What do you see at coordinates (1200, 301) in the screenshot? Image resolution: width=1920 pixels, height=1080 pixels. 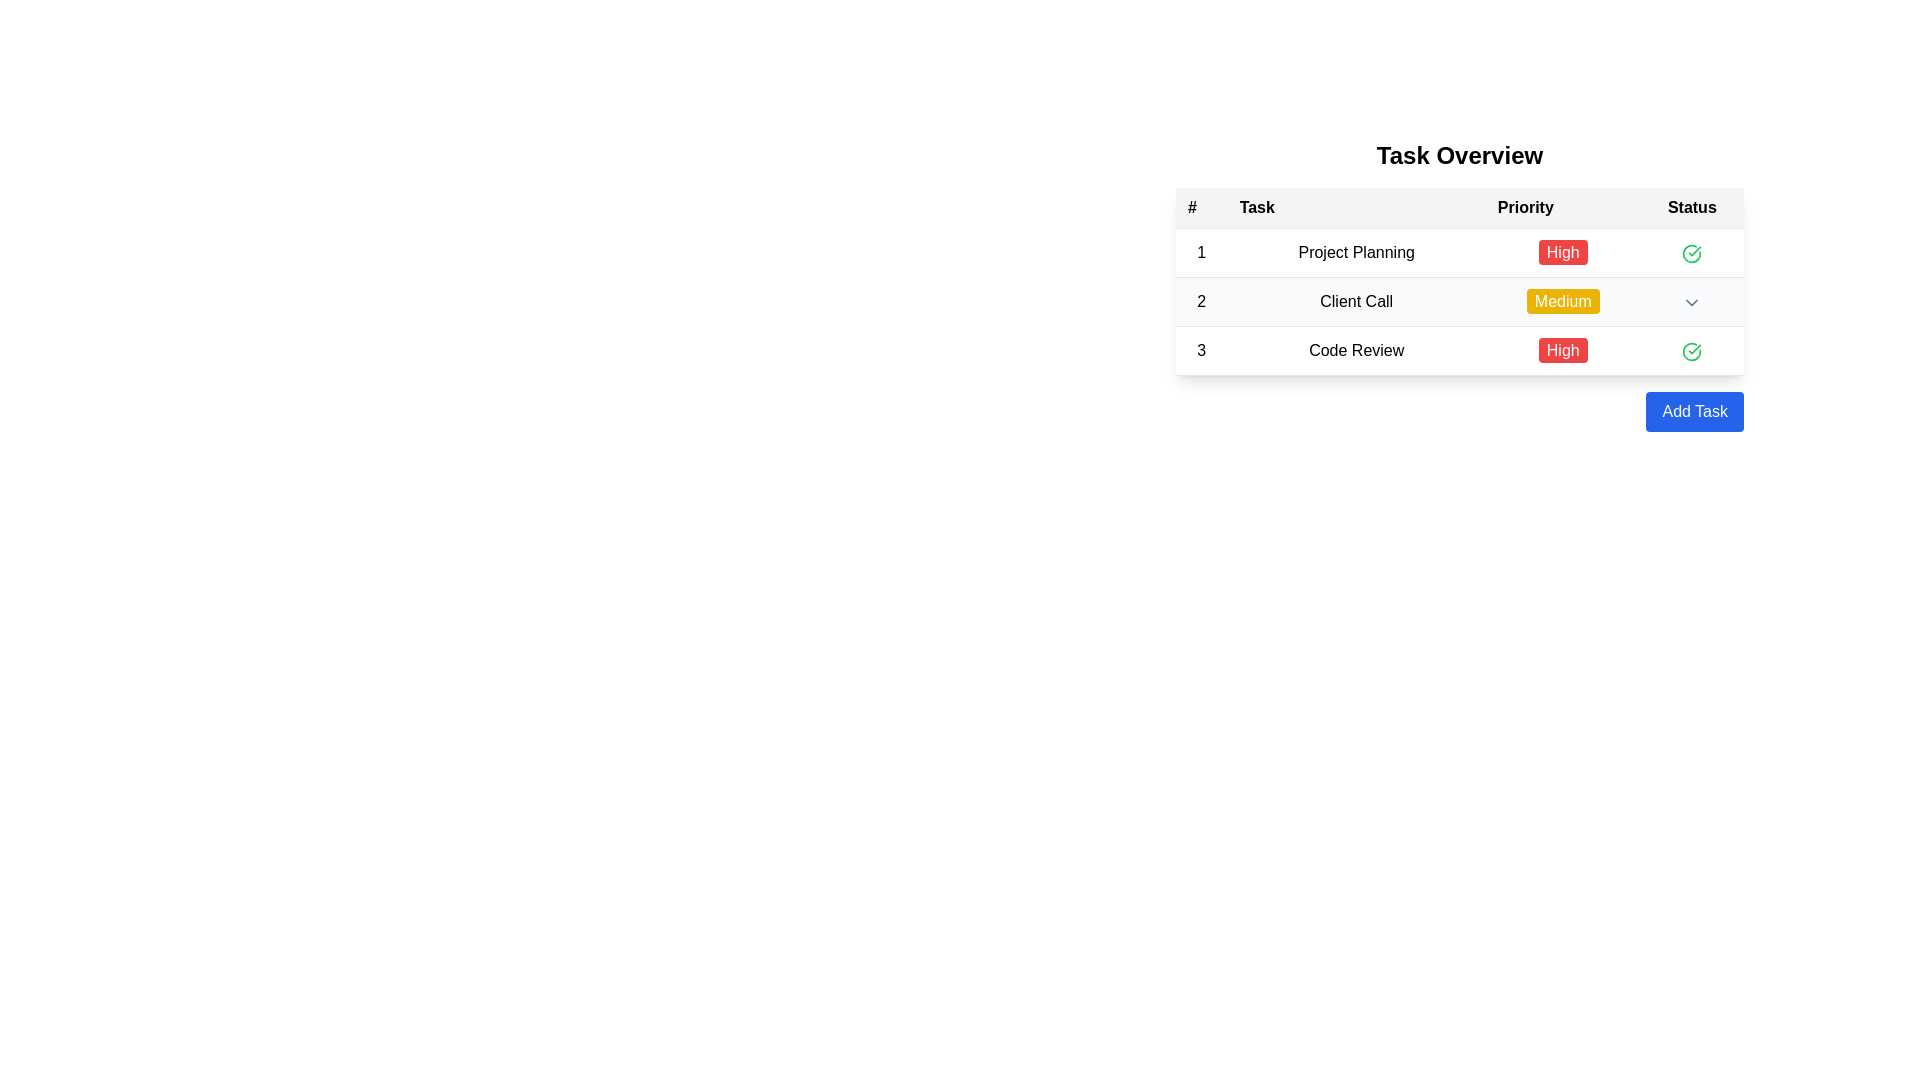 I see `the text label that serves as the row identifier in the second row of a table under the column labeled '#'` at bounding box center [1200, 301].